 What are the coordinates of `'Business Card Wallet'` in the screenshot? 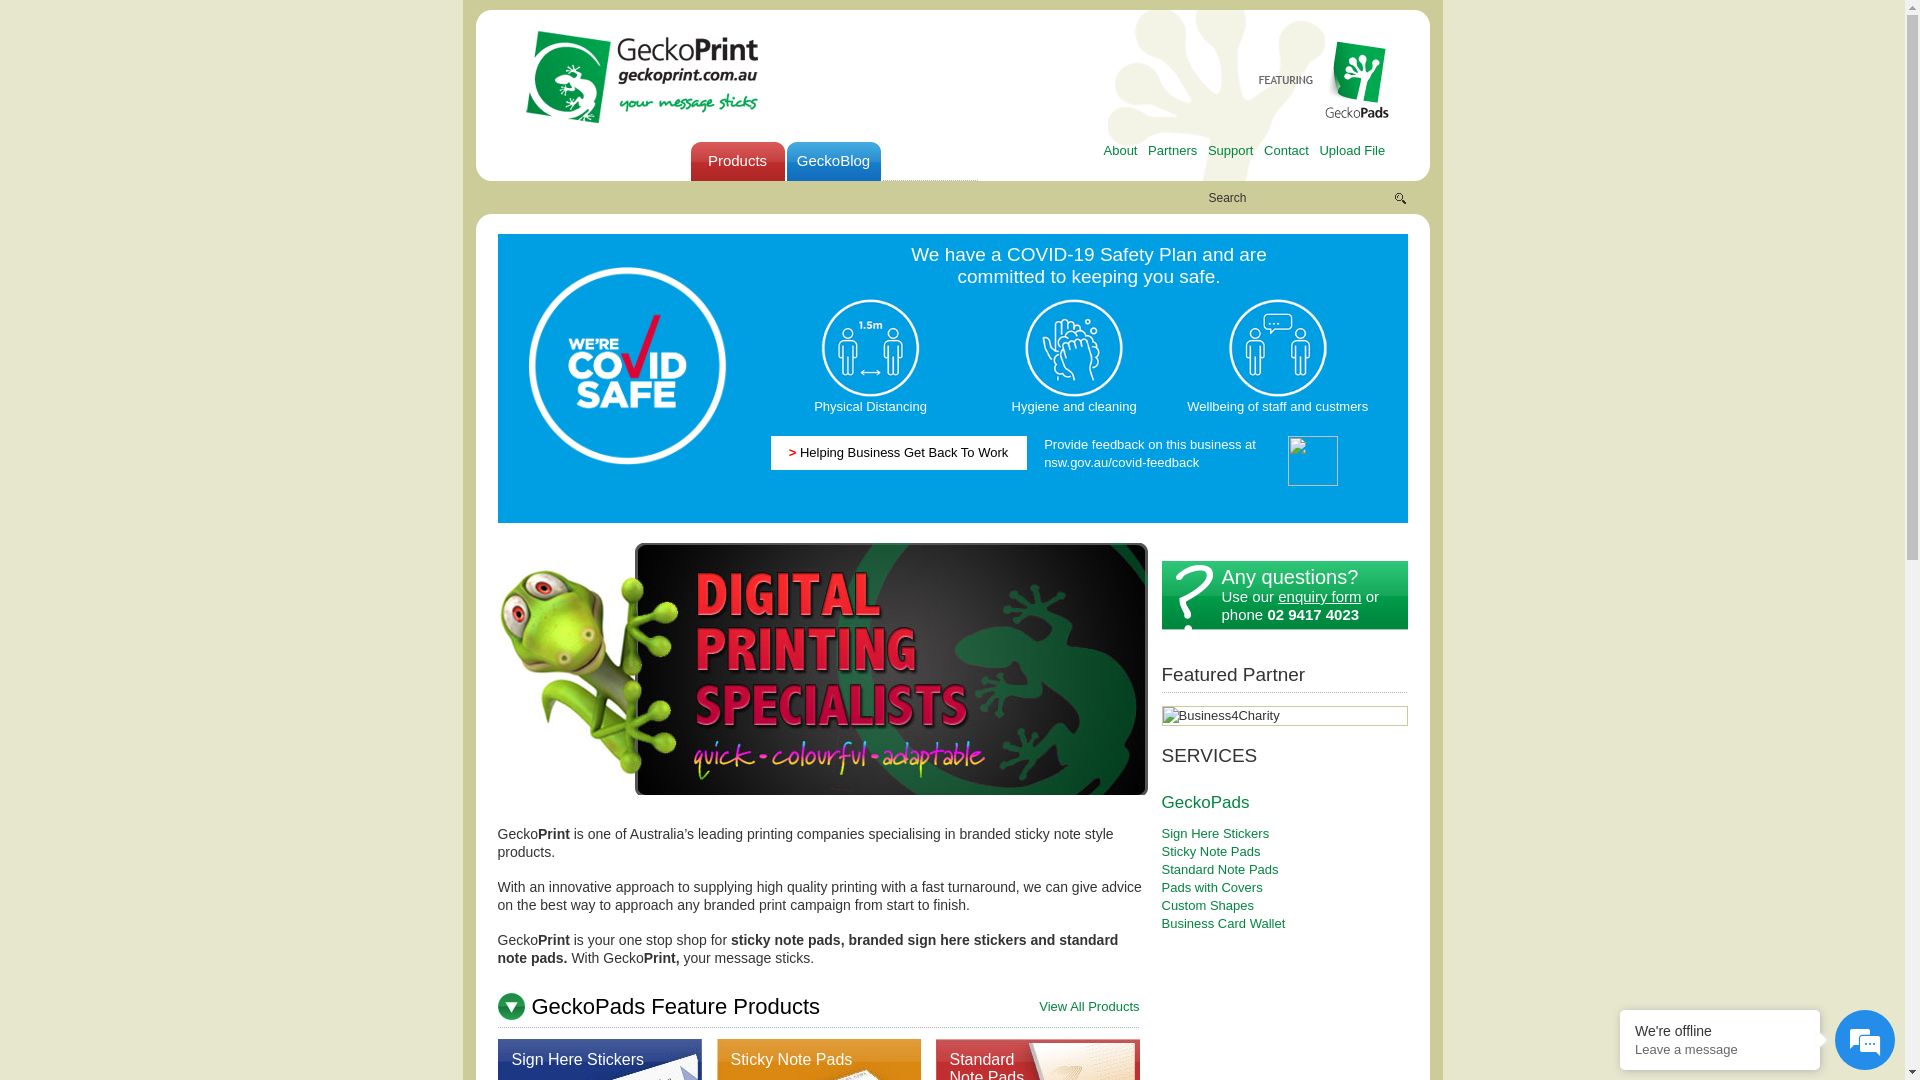 It's located at (1161, 923).